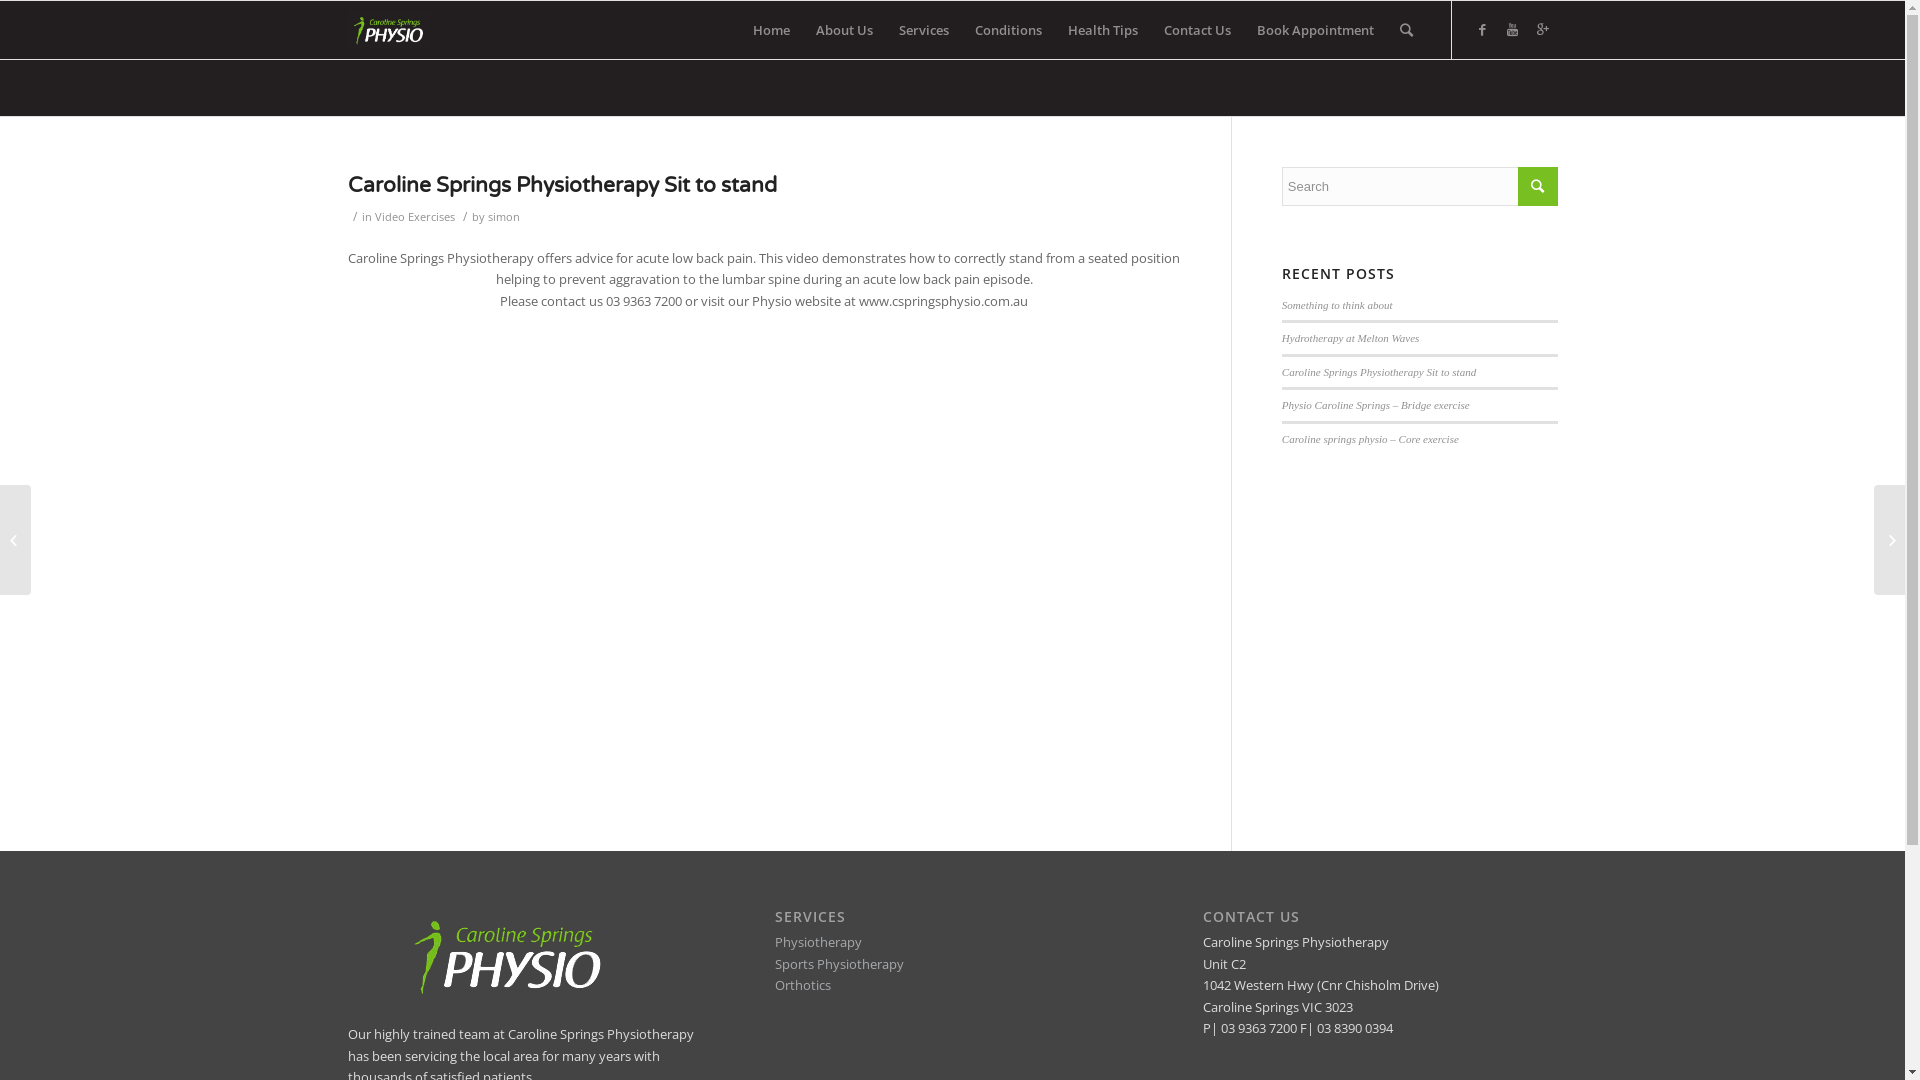  What do you see at coordinates (1196, 30) in the screenshot?
I see `'Contact Us'` at bounding box center [1196, 30].